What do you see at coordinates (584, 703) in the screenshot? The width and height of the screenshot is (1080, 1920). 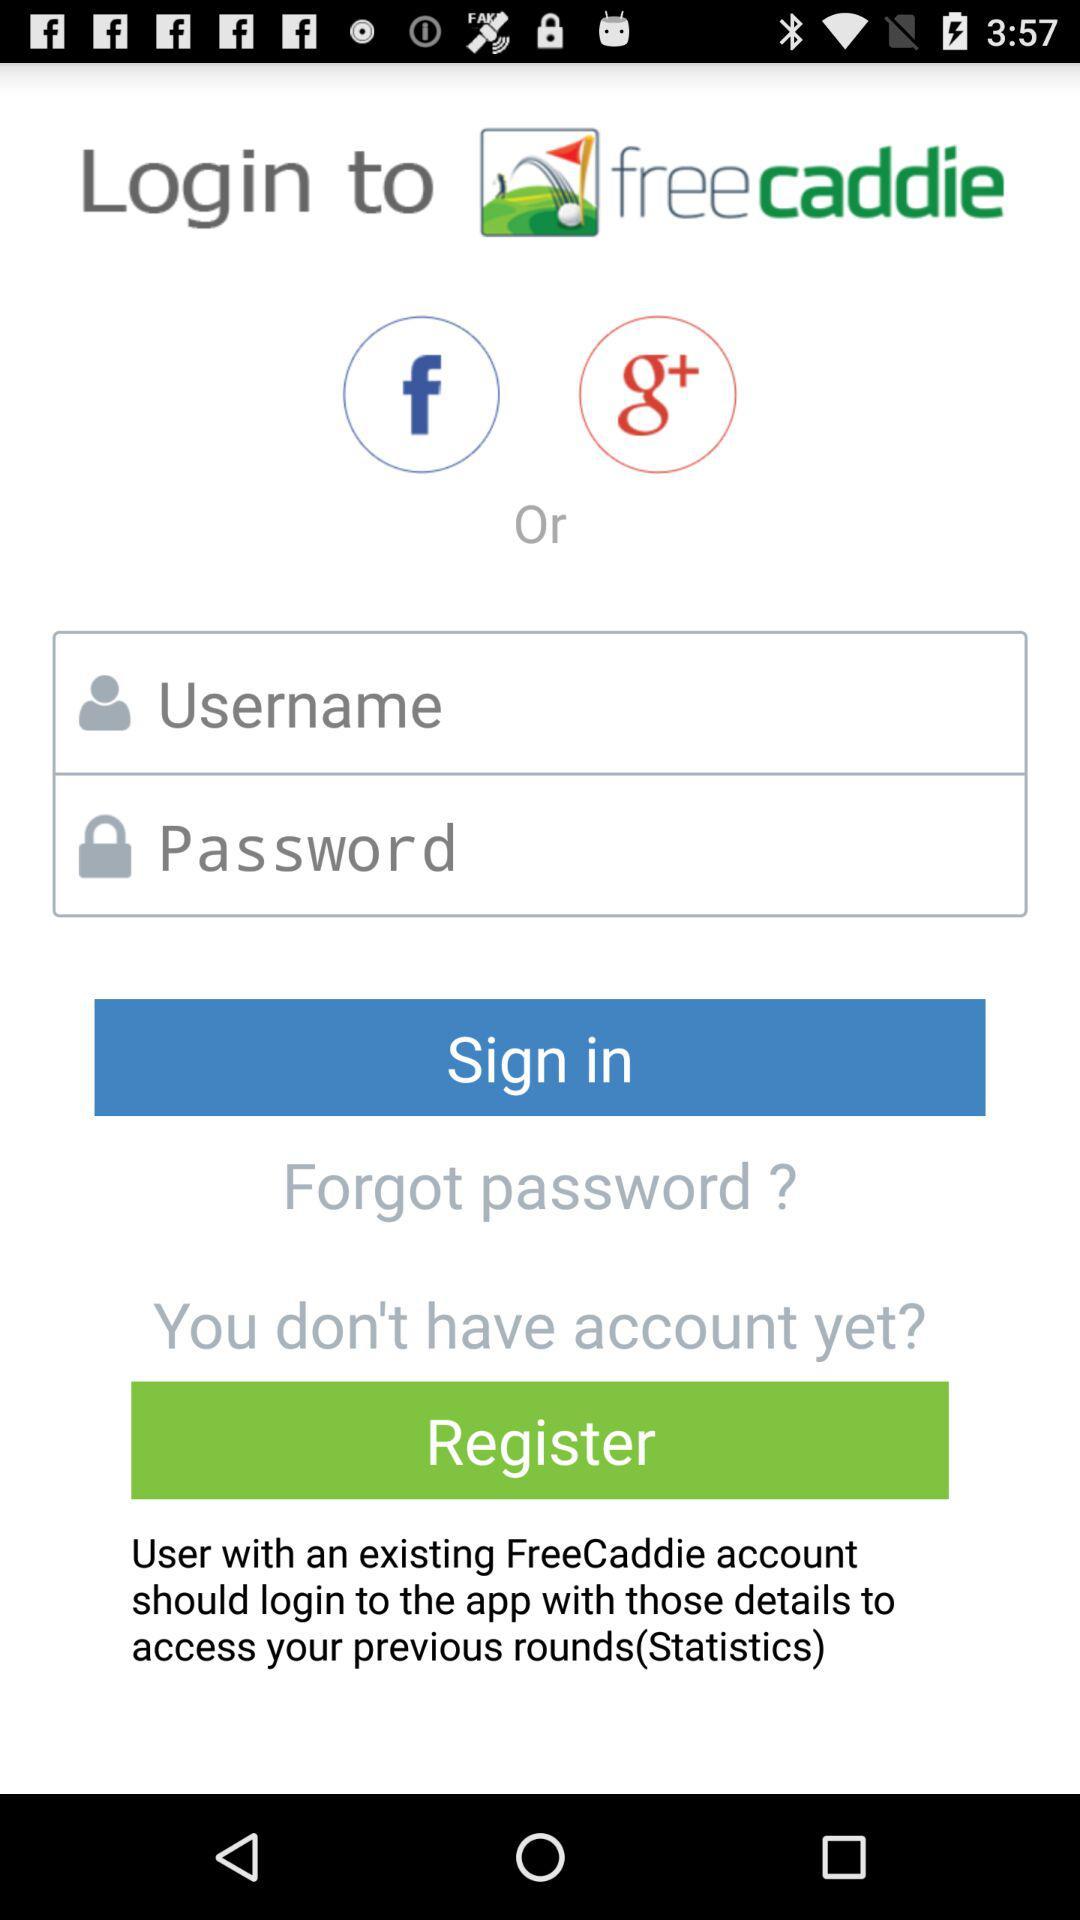 I see `type in username` at bounding box center [584, 703].